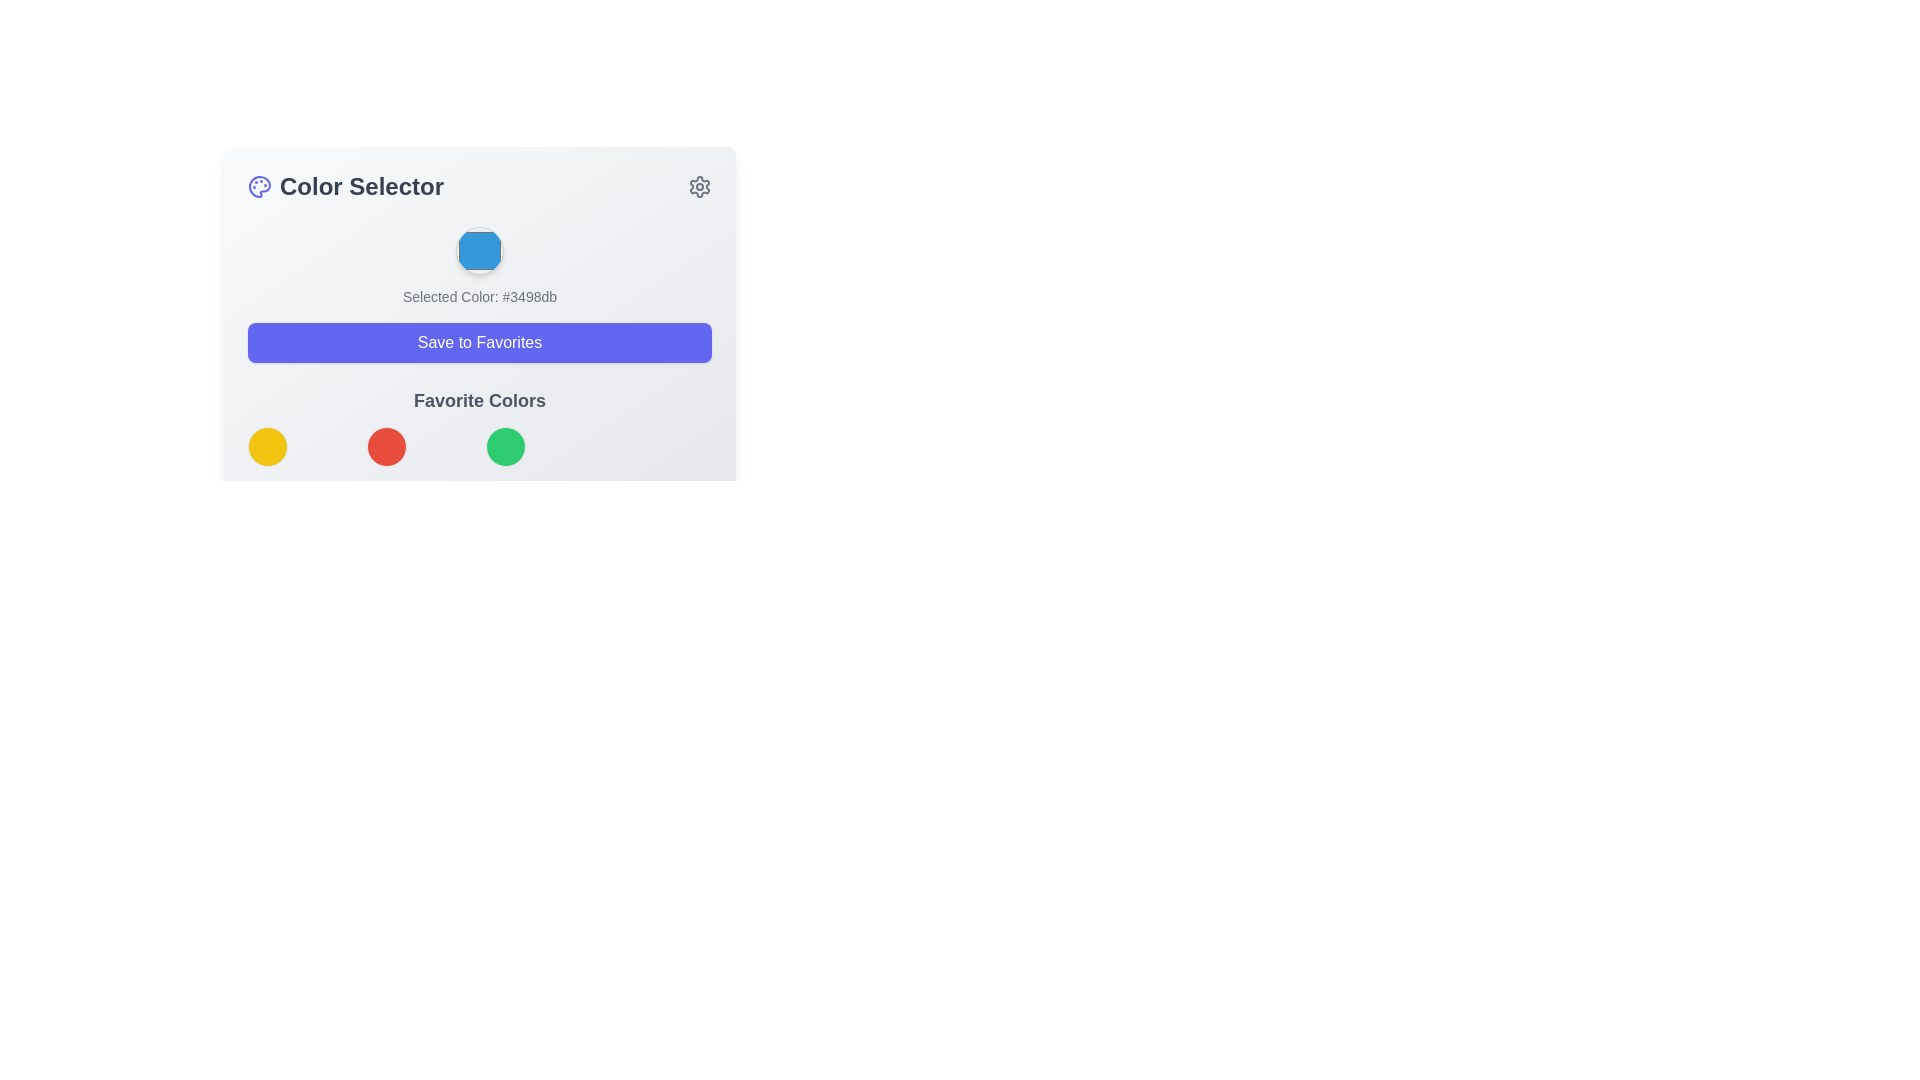 This screenshot has width=1920, height=1080. Describe the element at coordinates (387, 446) in the screenshot. I see `the Interactive Button representing the red color located below the 'Favorite Colors' section` at that location.